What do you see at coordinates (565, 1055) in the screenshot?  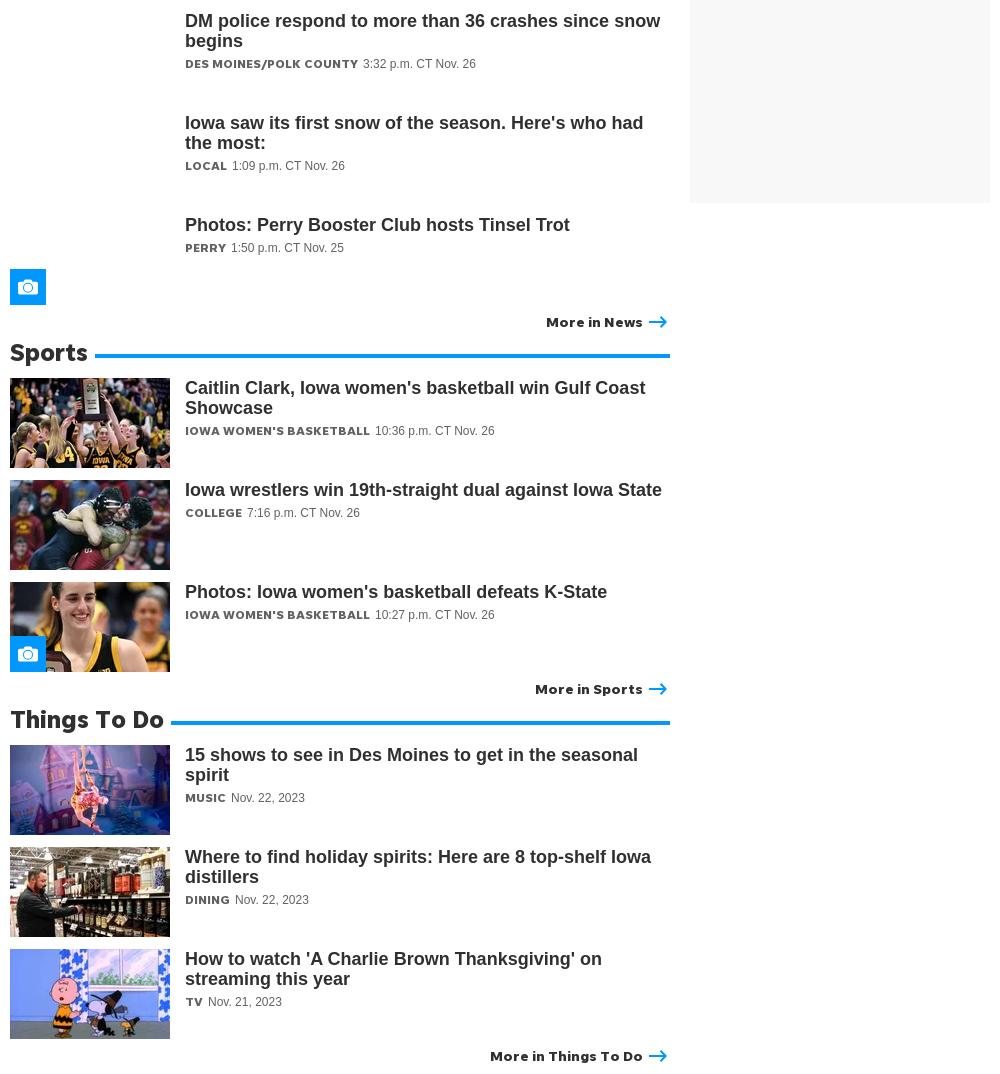 I see `'More in Things To Do'` at bounding box center [565, 1055].